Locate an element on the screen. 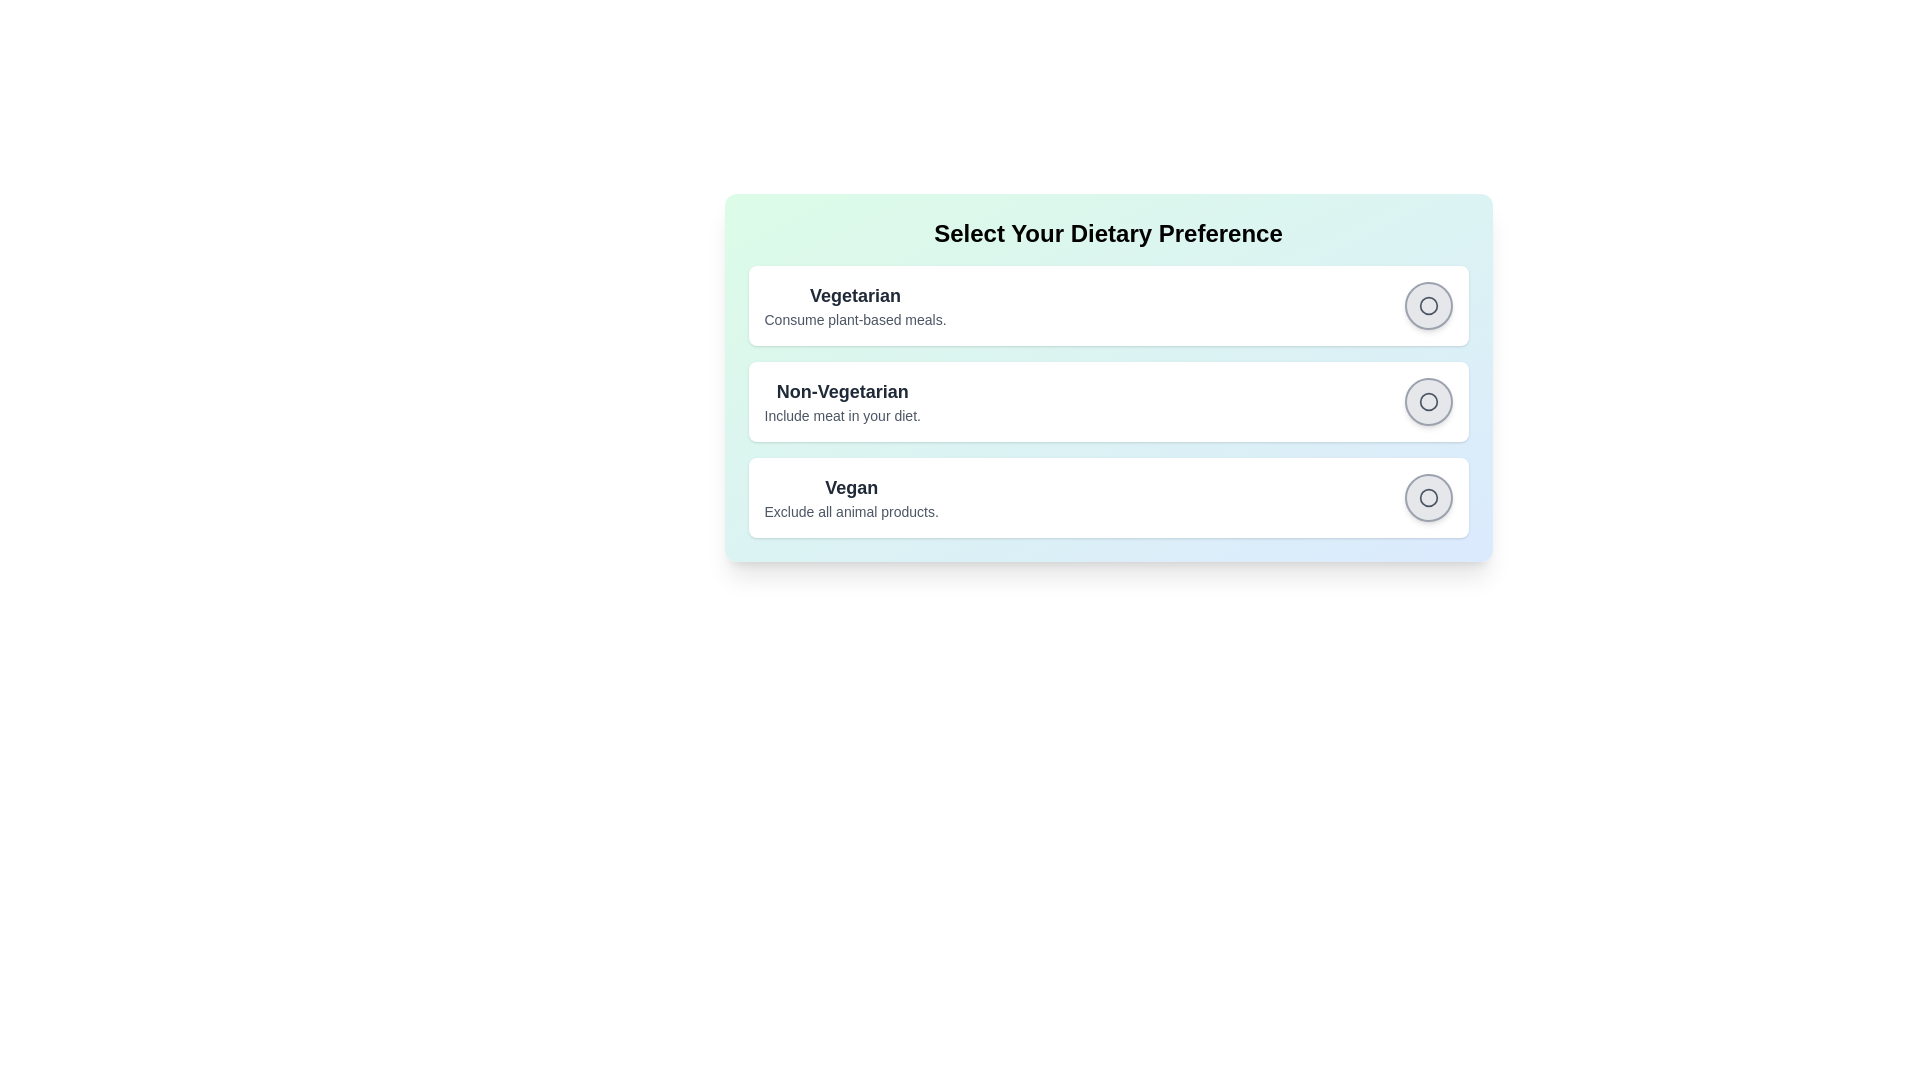 The width and height of the screenshot is (1920, 1080). the selected radio button located to the right of the 'Vegetarian' option in the dietary preferences list is located at coordinates (1427, 305).